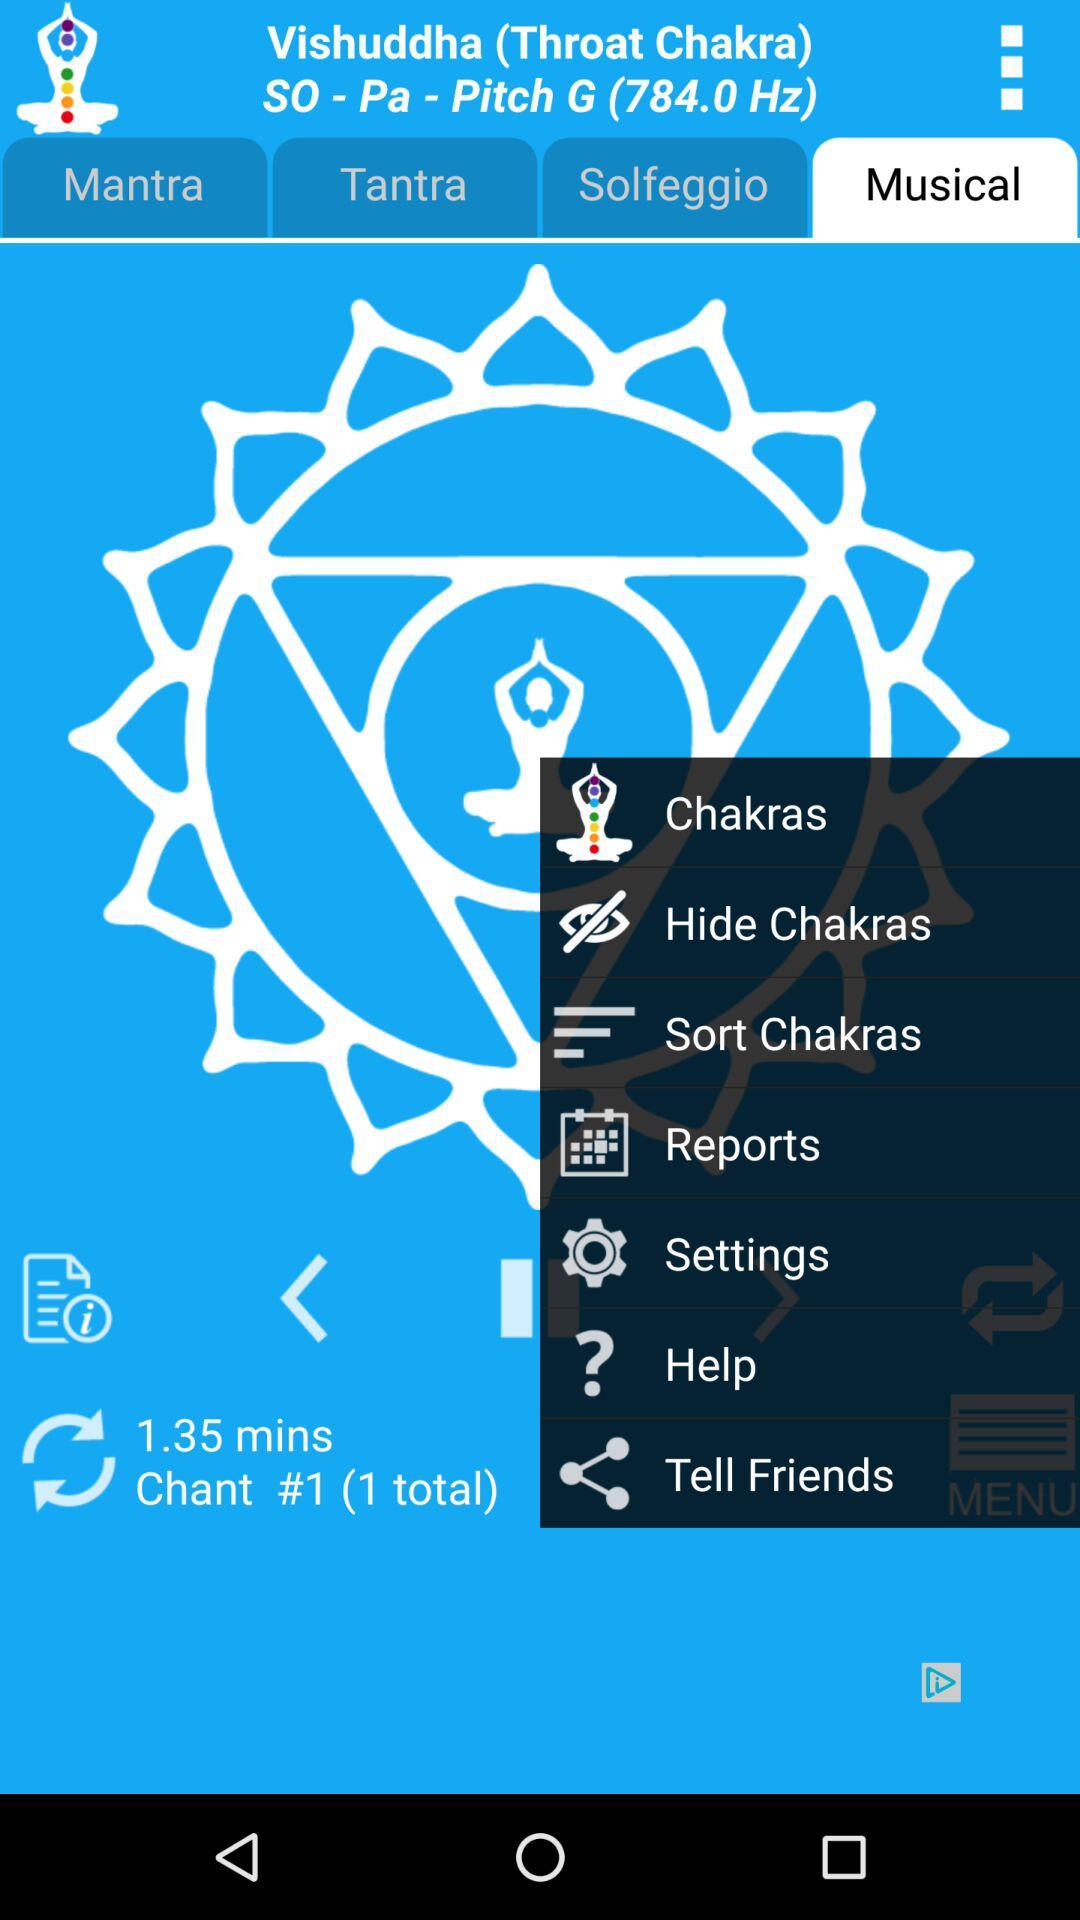 This screenshot has width=1080, height=1920. I want to click on the question mark icon, so click(593, 1362).